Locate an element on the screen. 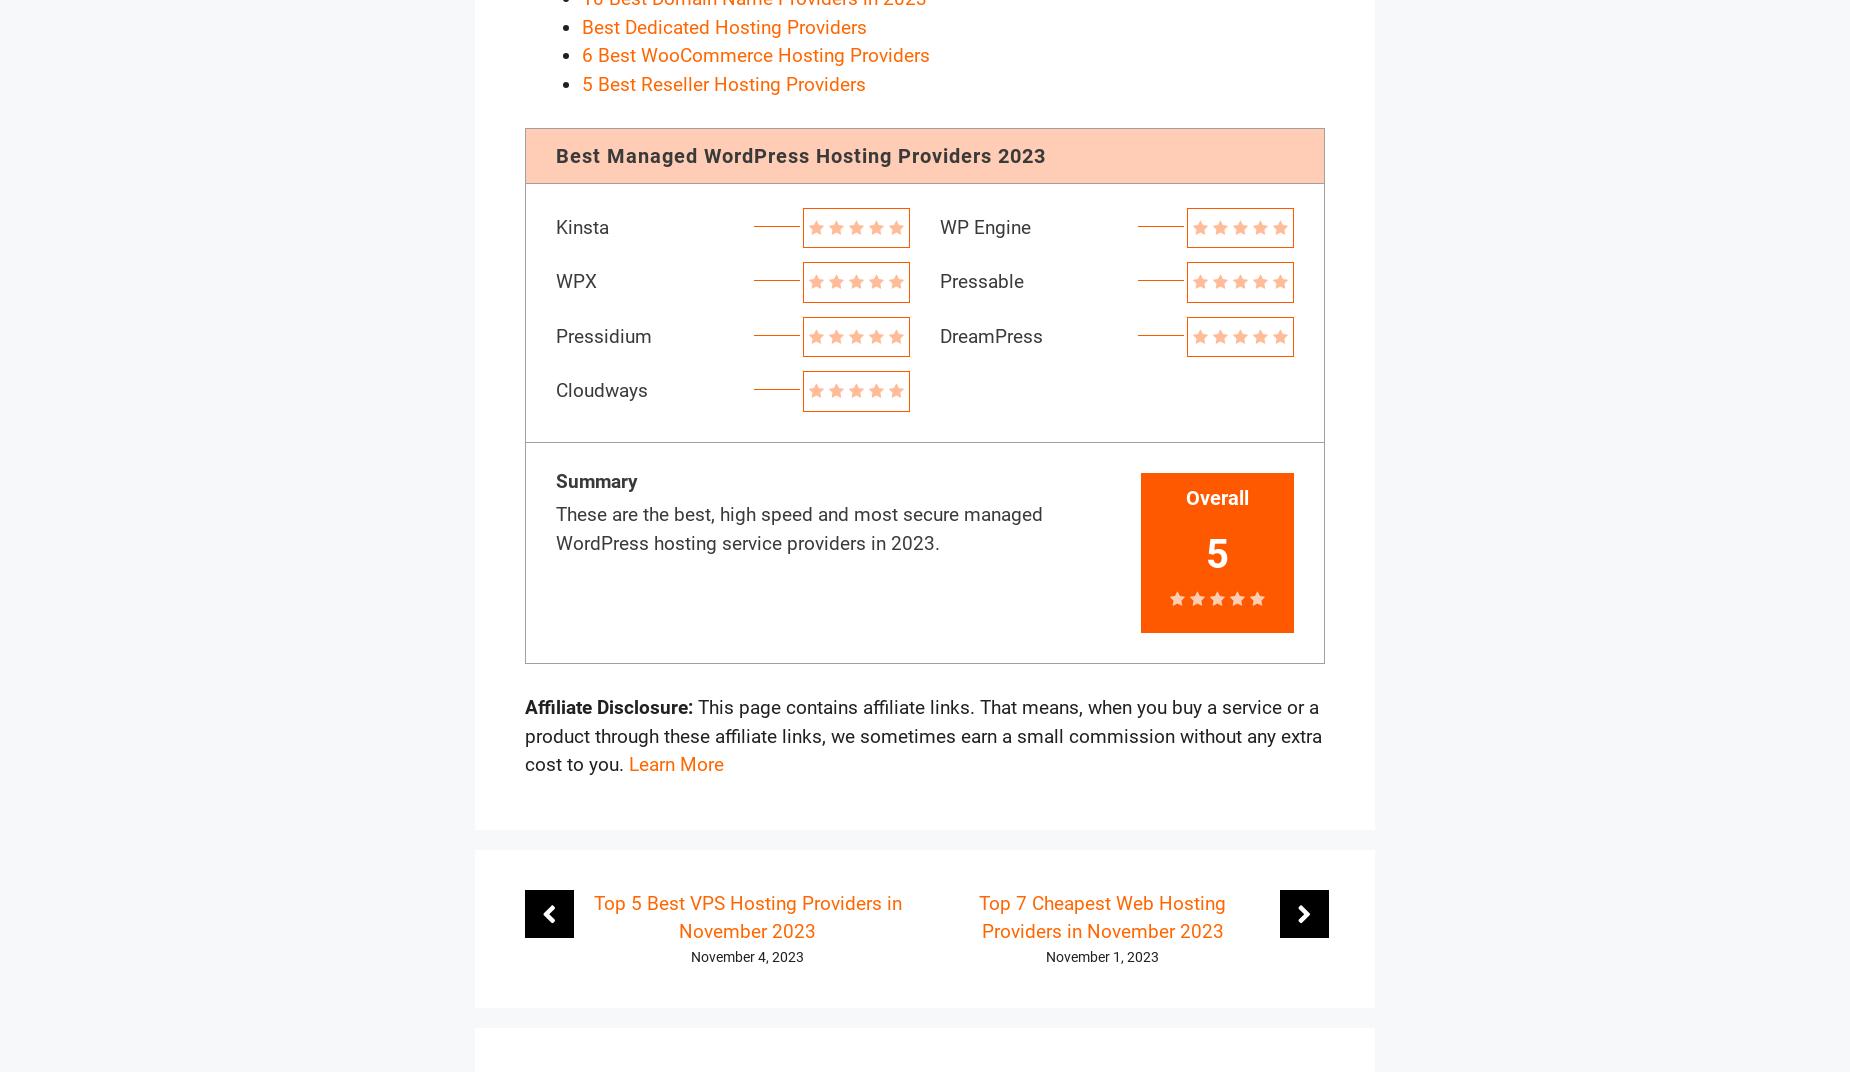  'Summary' is located at coordinates (596, 480).